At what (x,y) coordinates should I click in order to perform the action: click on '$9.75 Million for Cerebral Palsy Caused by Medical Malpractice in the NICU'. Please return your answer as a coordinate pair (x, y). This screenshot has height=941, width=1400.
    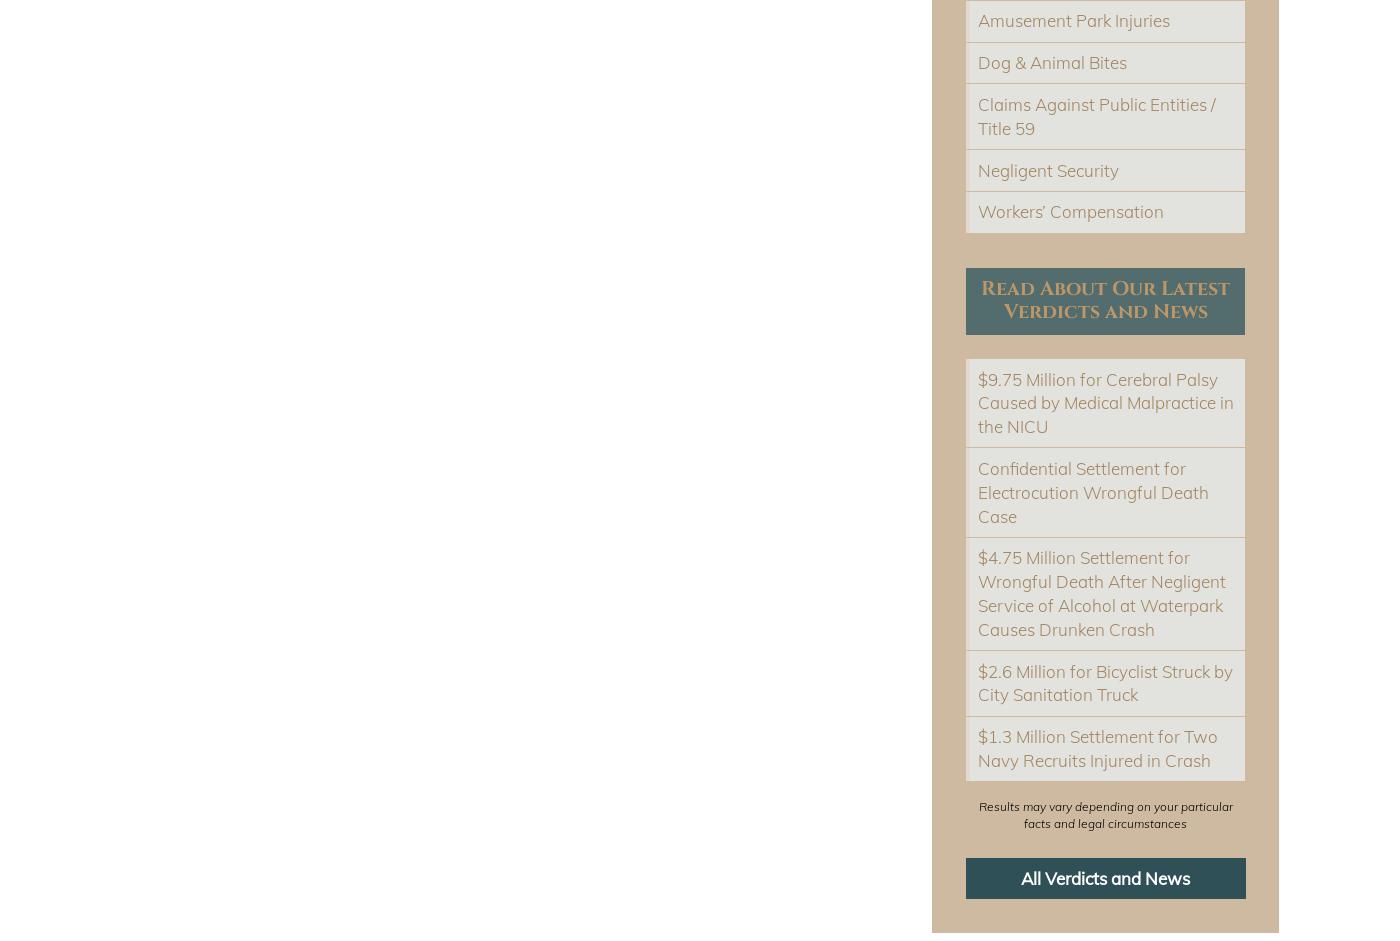
    Looking at the image, I should click on (1106, 401).